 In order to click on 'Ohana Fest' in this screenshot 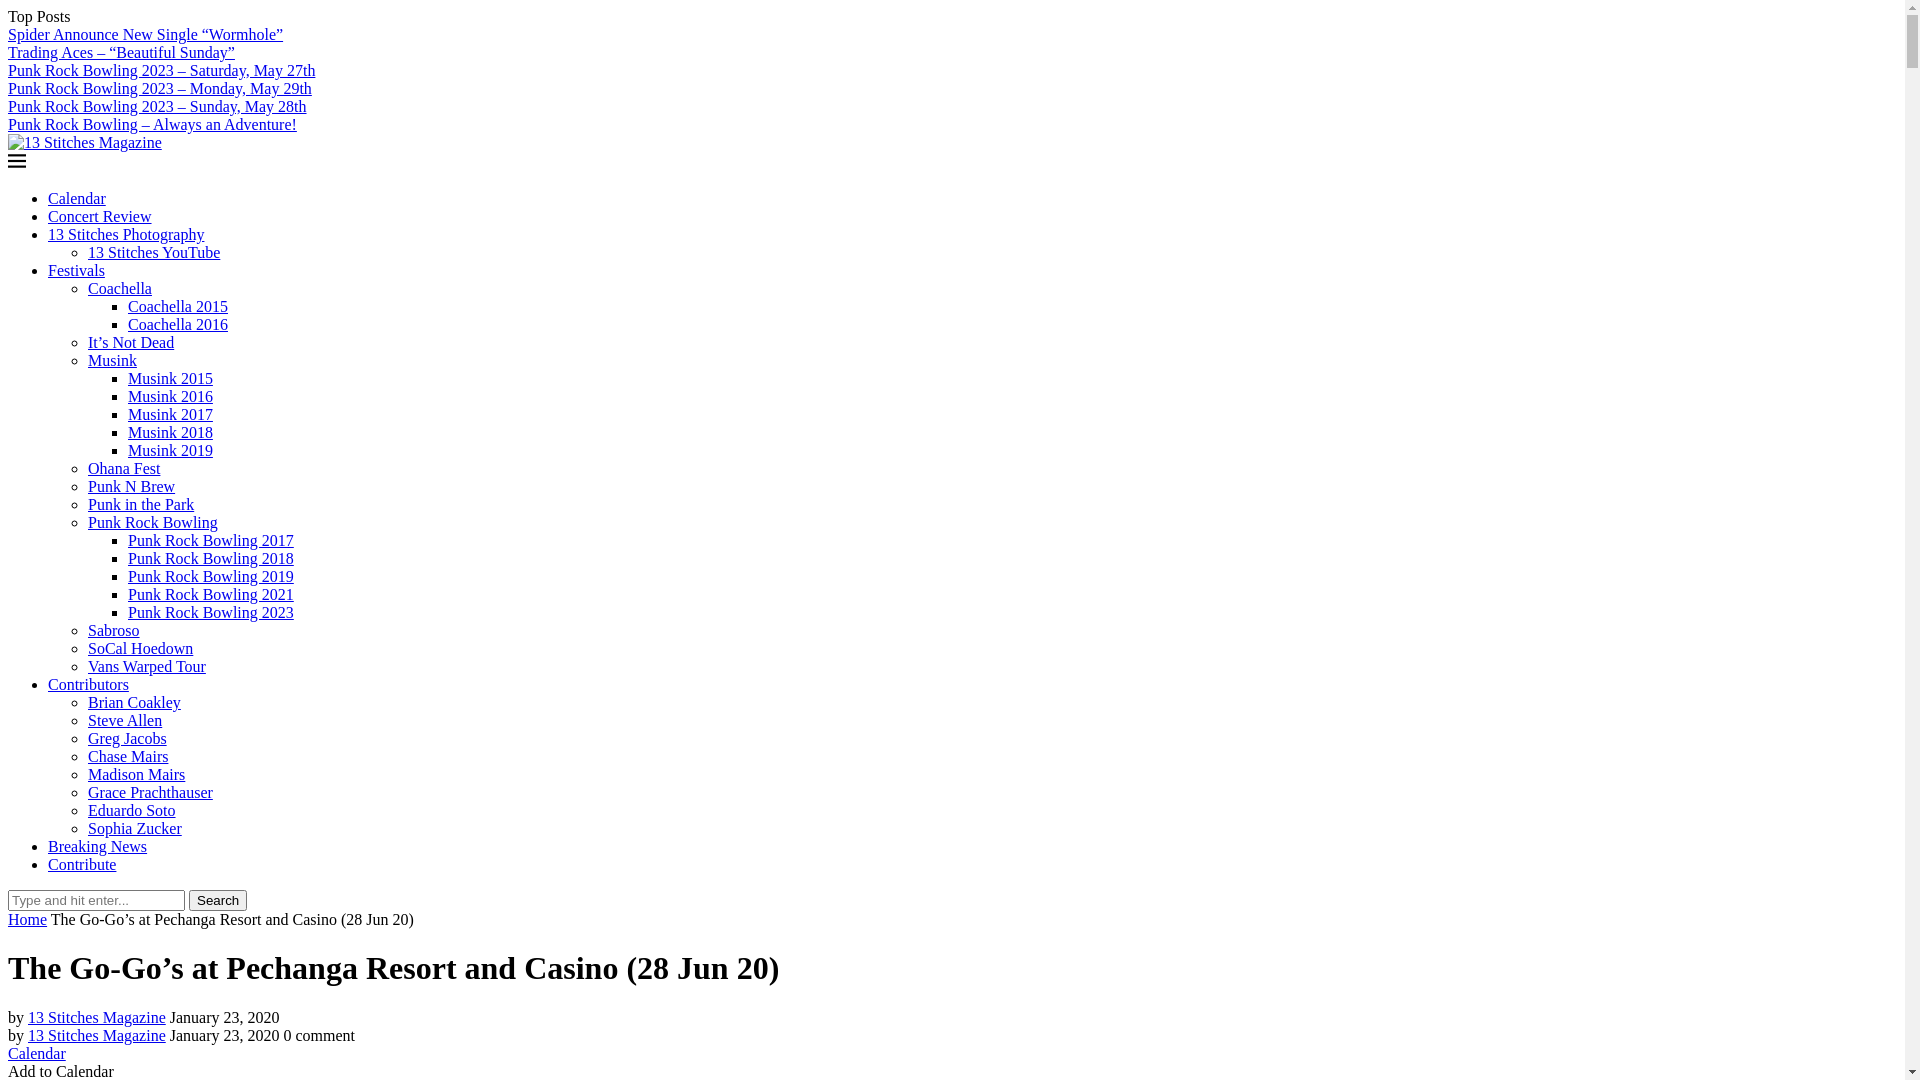, I will do `click(123, 468)`.